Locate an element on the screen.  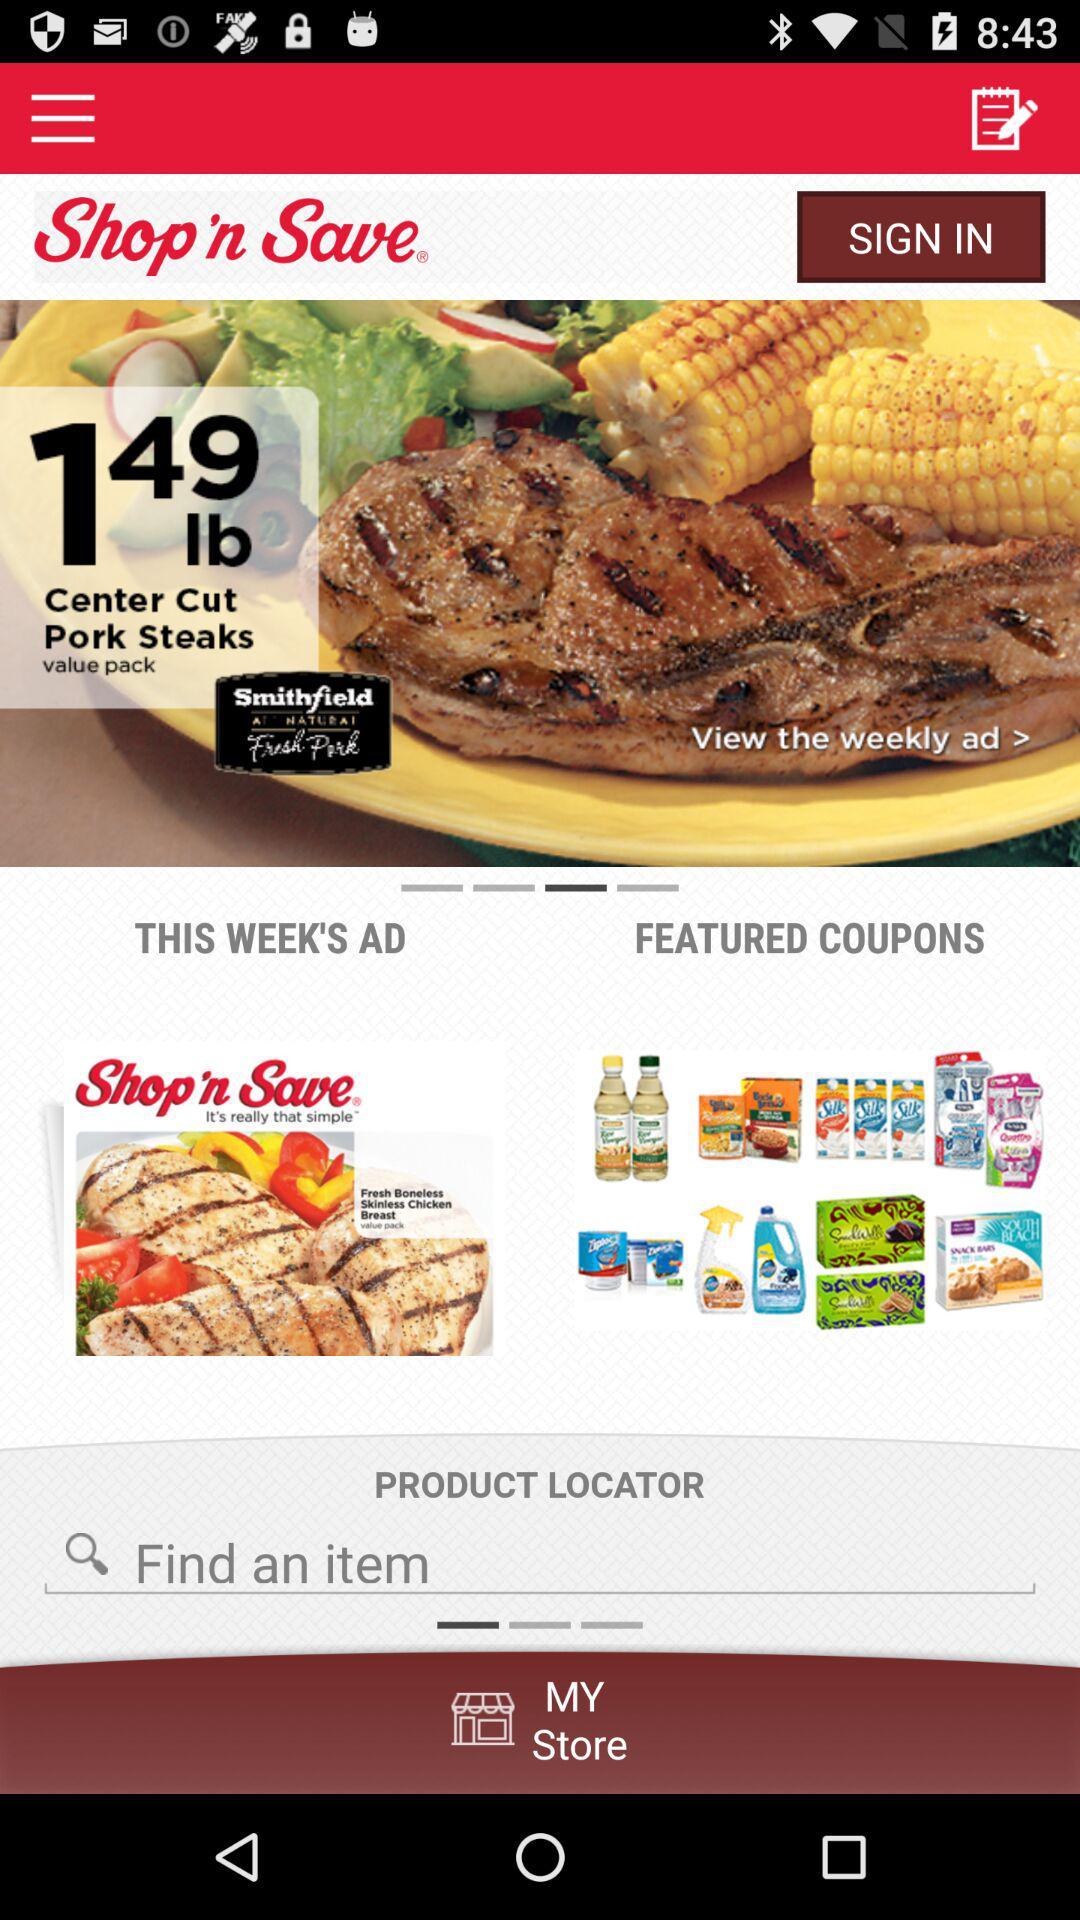
open search bar is located at coordinates (540, 1555).